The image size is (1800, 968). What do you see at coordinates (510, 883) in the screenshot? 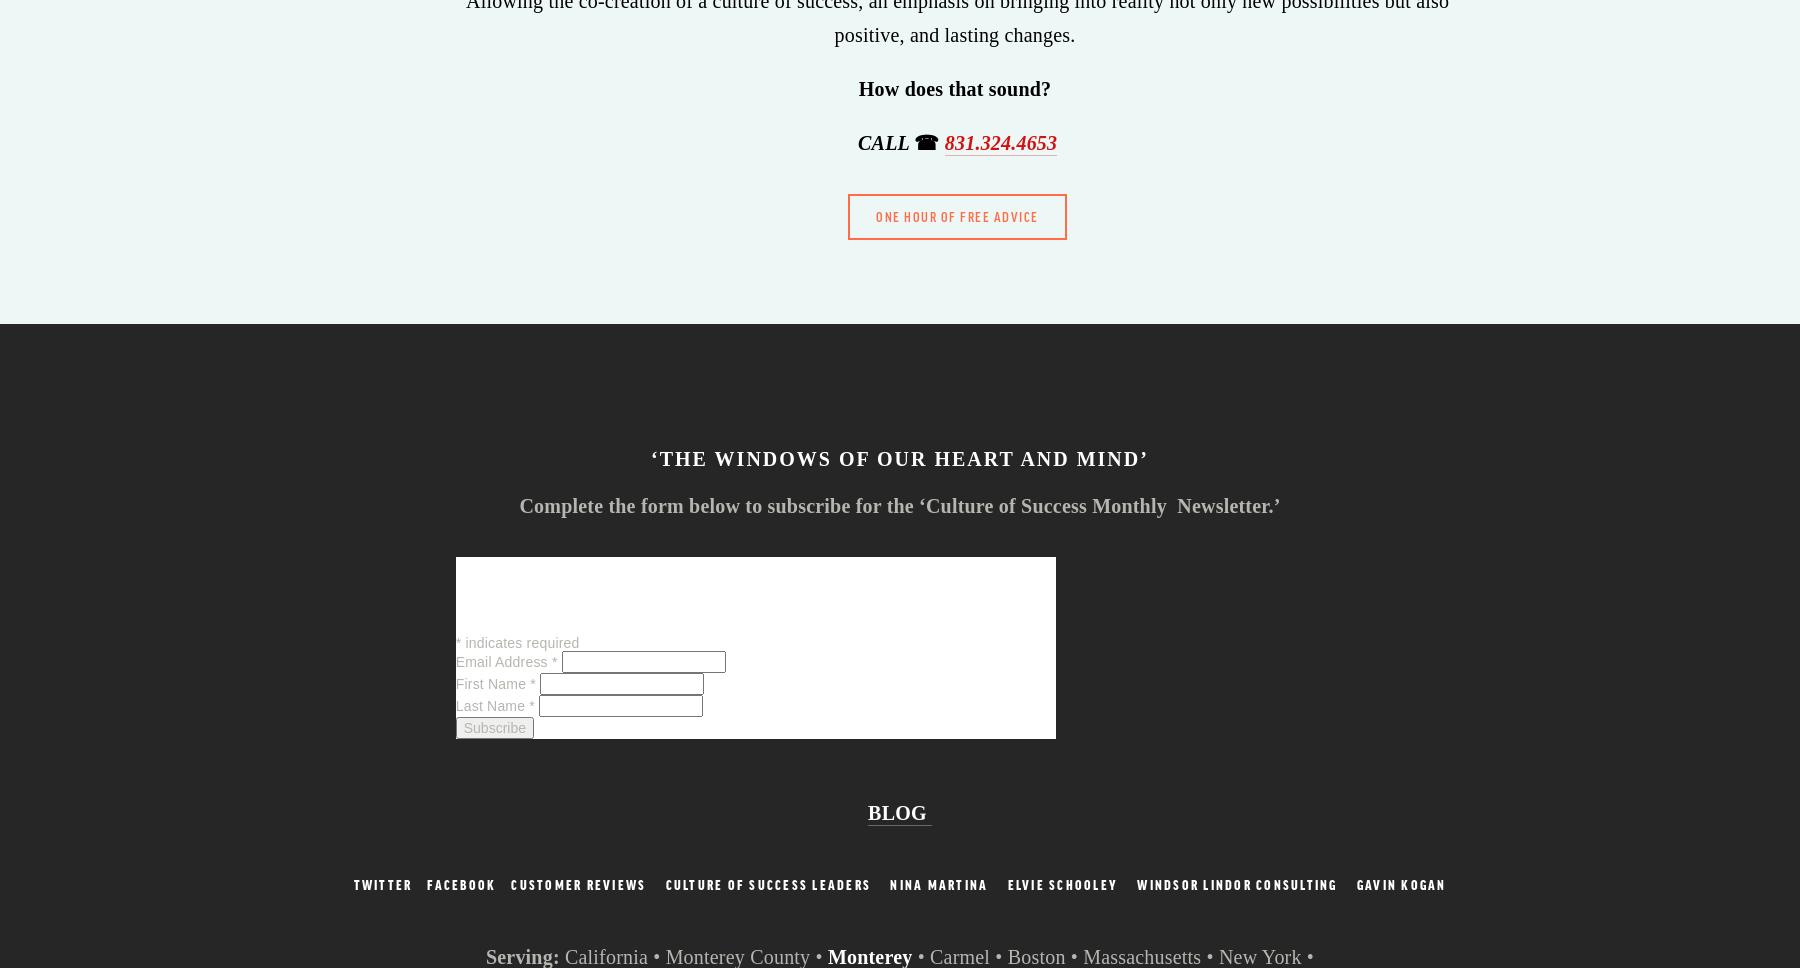
I see `'Customer Reviews'` at bounding box center [510, 883].